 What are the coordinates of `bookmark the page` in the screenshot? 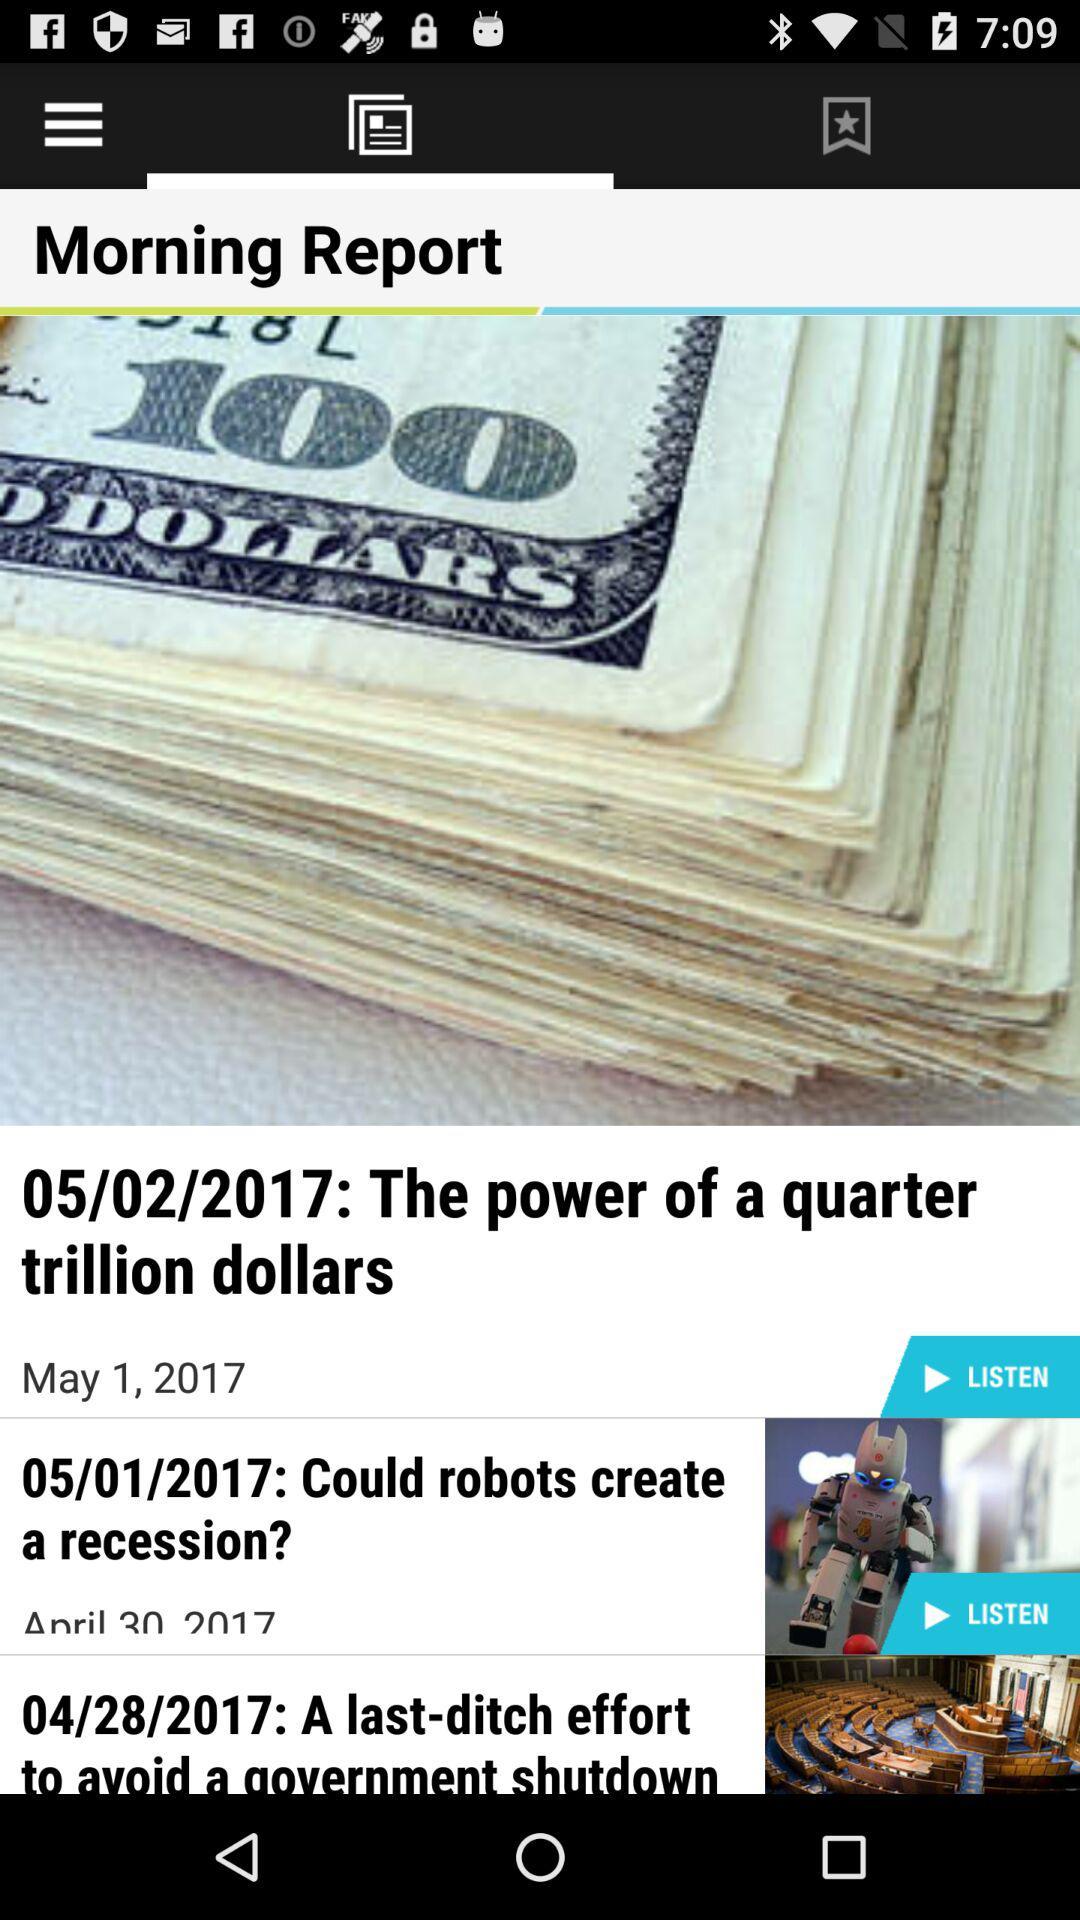 It's located at (846, 124).